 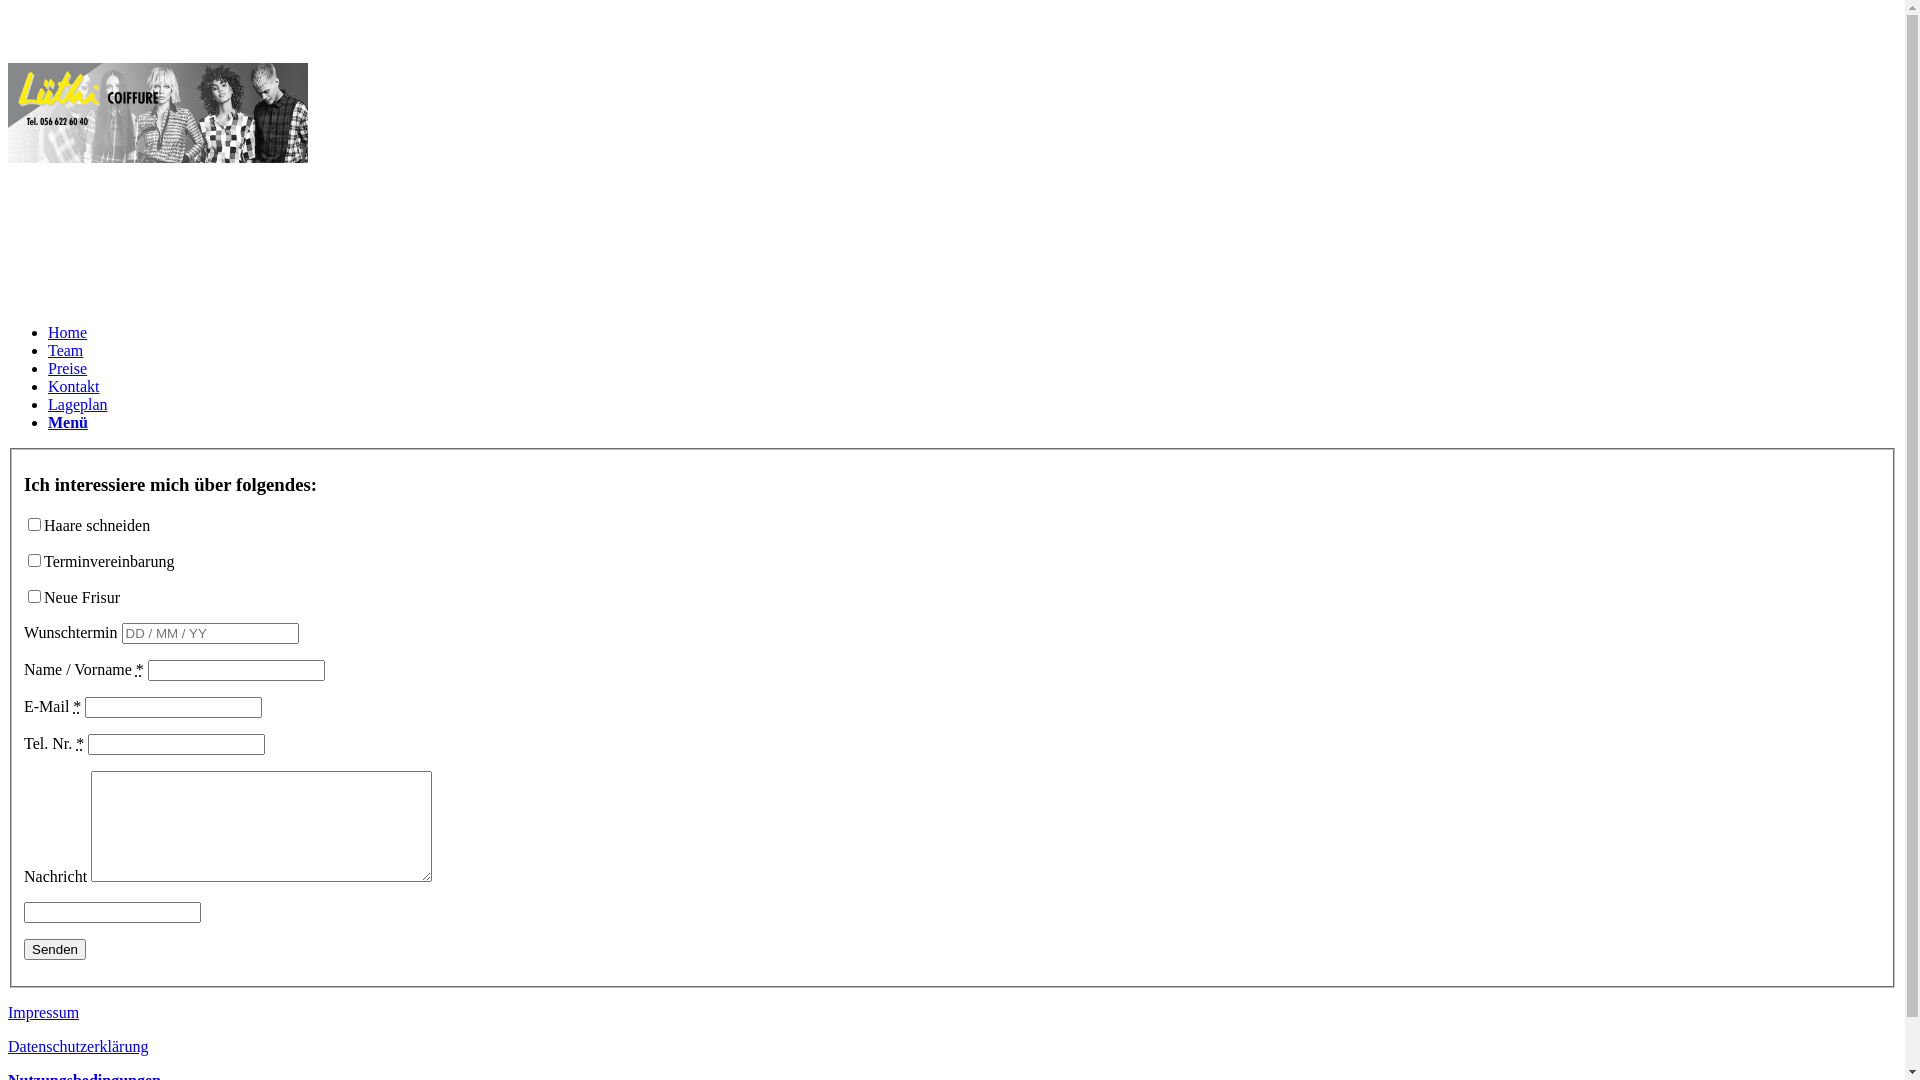 I want to click on 'Kontakt', so click(x=73, y=386).